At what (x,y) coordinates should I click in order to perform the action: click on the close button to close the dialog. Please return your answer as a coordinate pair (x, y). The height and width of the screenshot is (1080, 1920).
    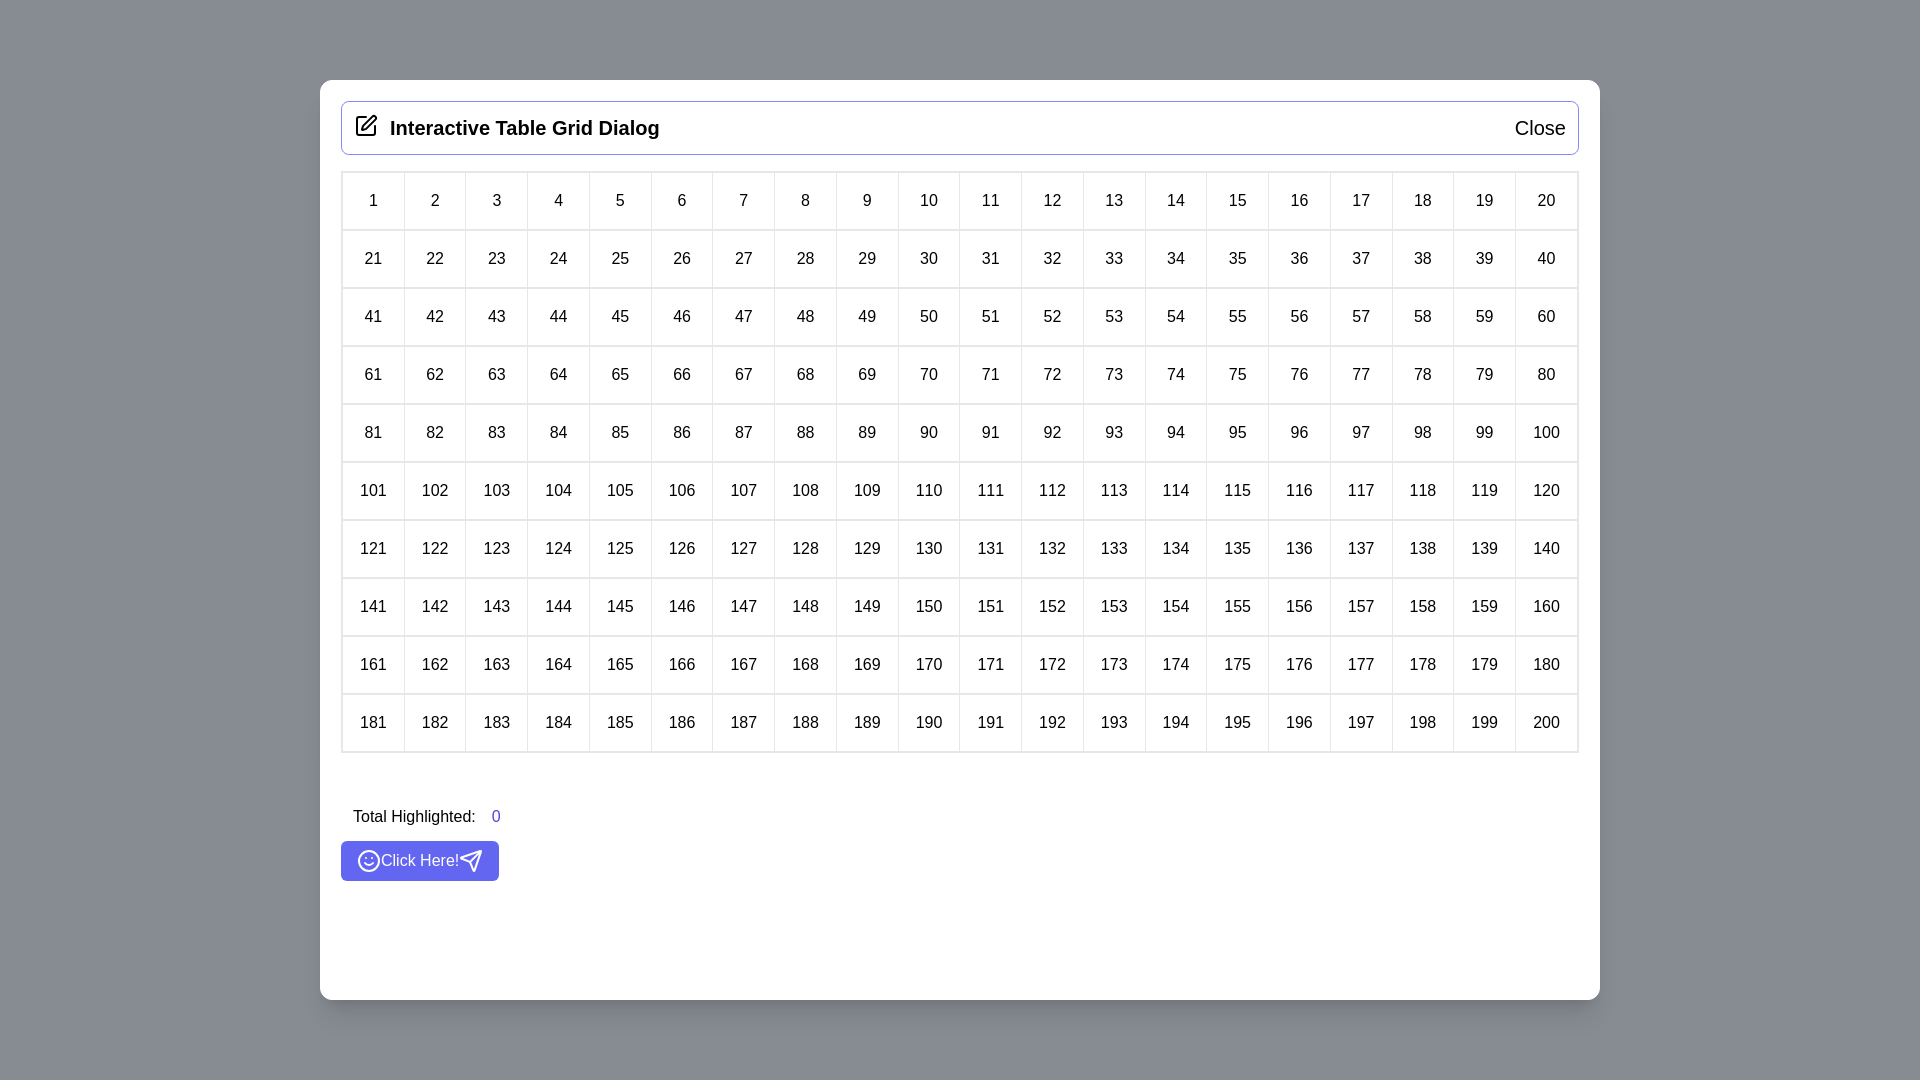
    Looking at the image, I should click on (1539, 127).